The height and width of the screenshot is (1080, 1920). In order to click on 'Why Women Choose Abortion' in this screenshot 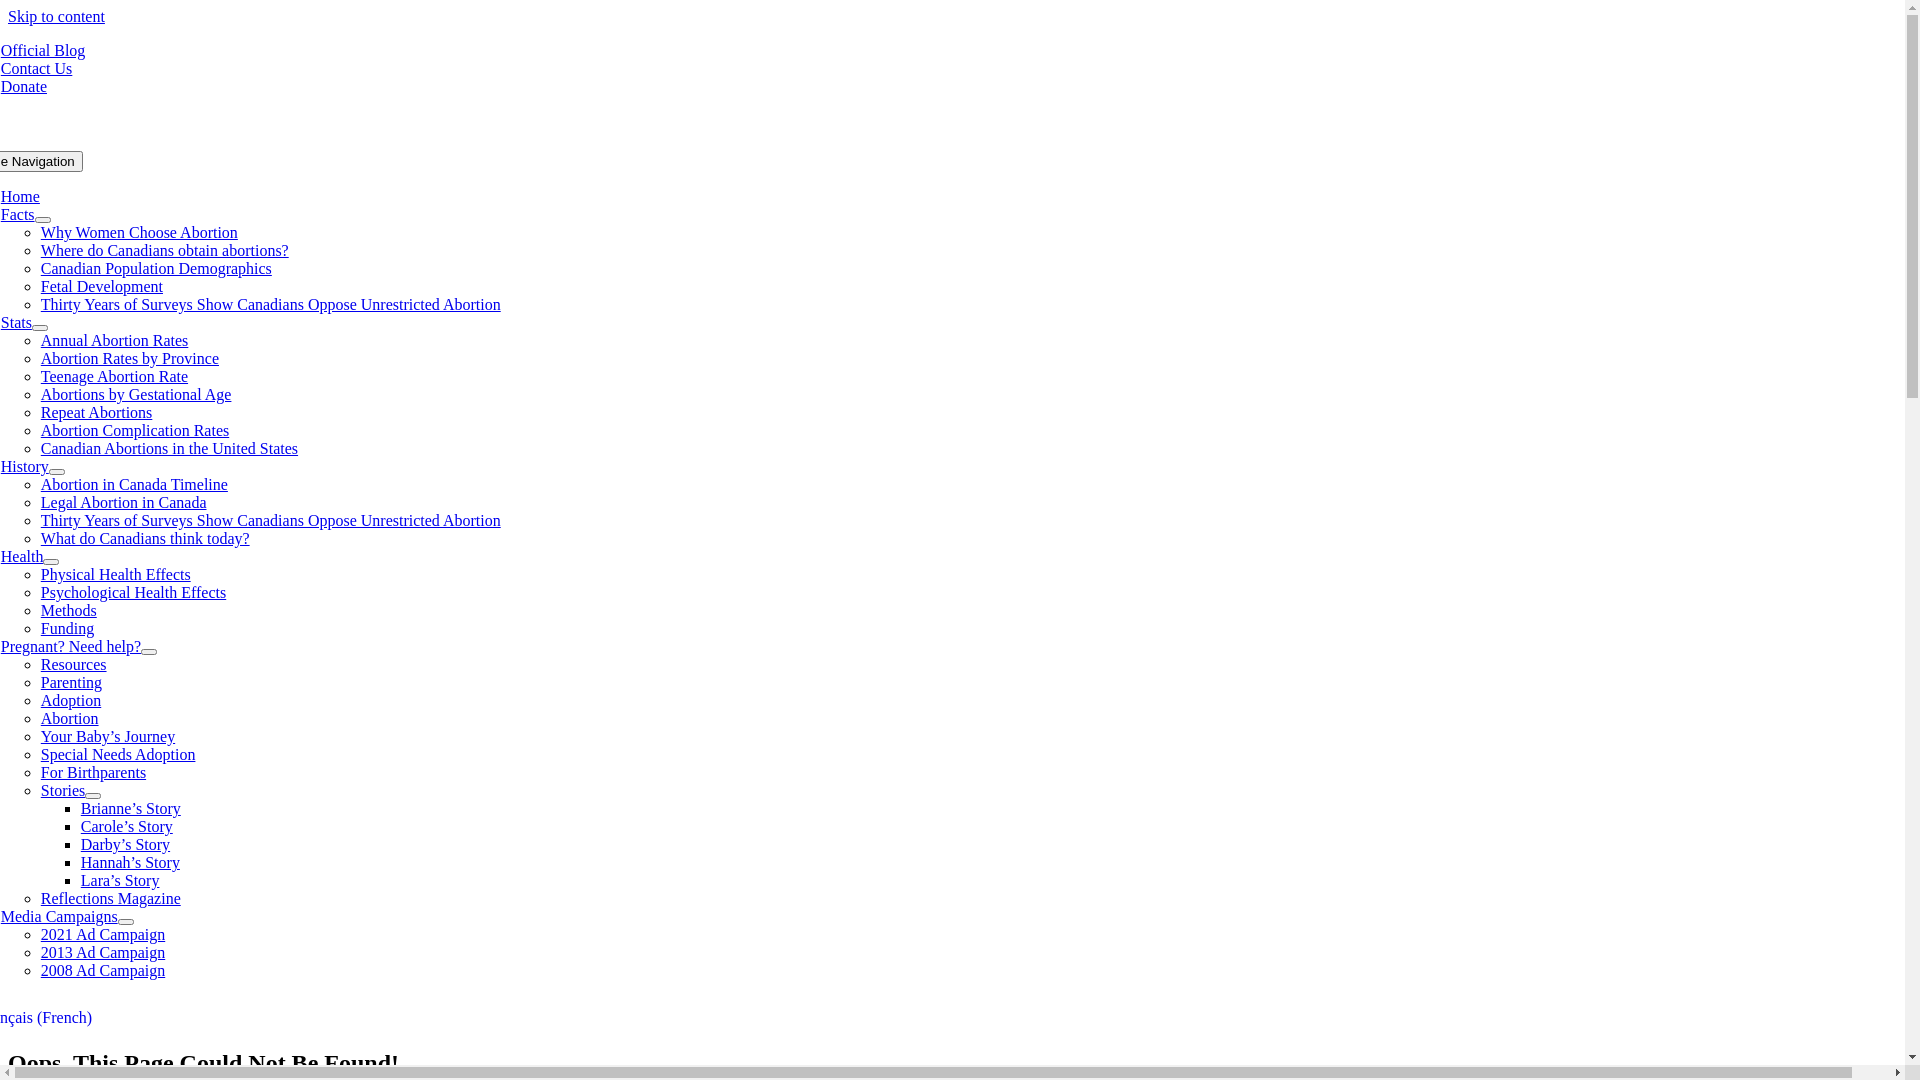, I will do `click(41, 231)`.